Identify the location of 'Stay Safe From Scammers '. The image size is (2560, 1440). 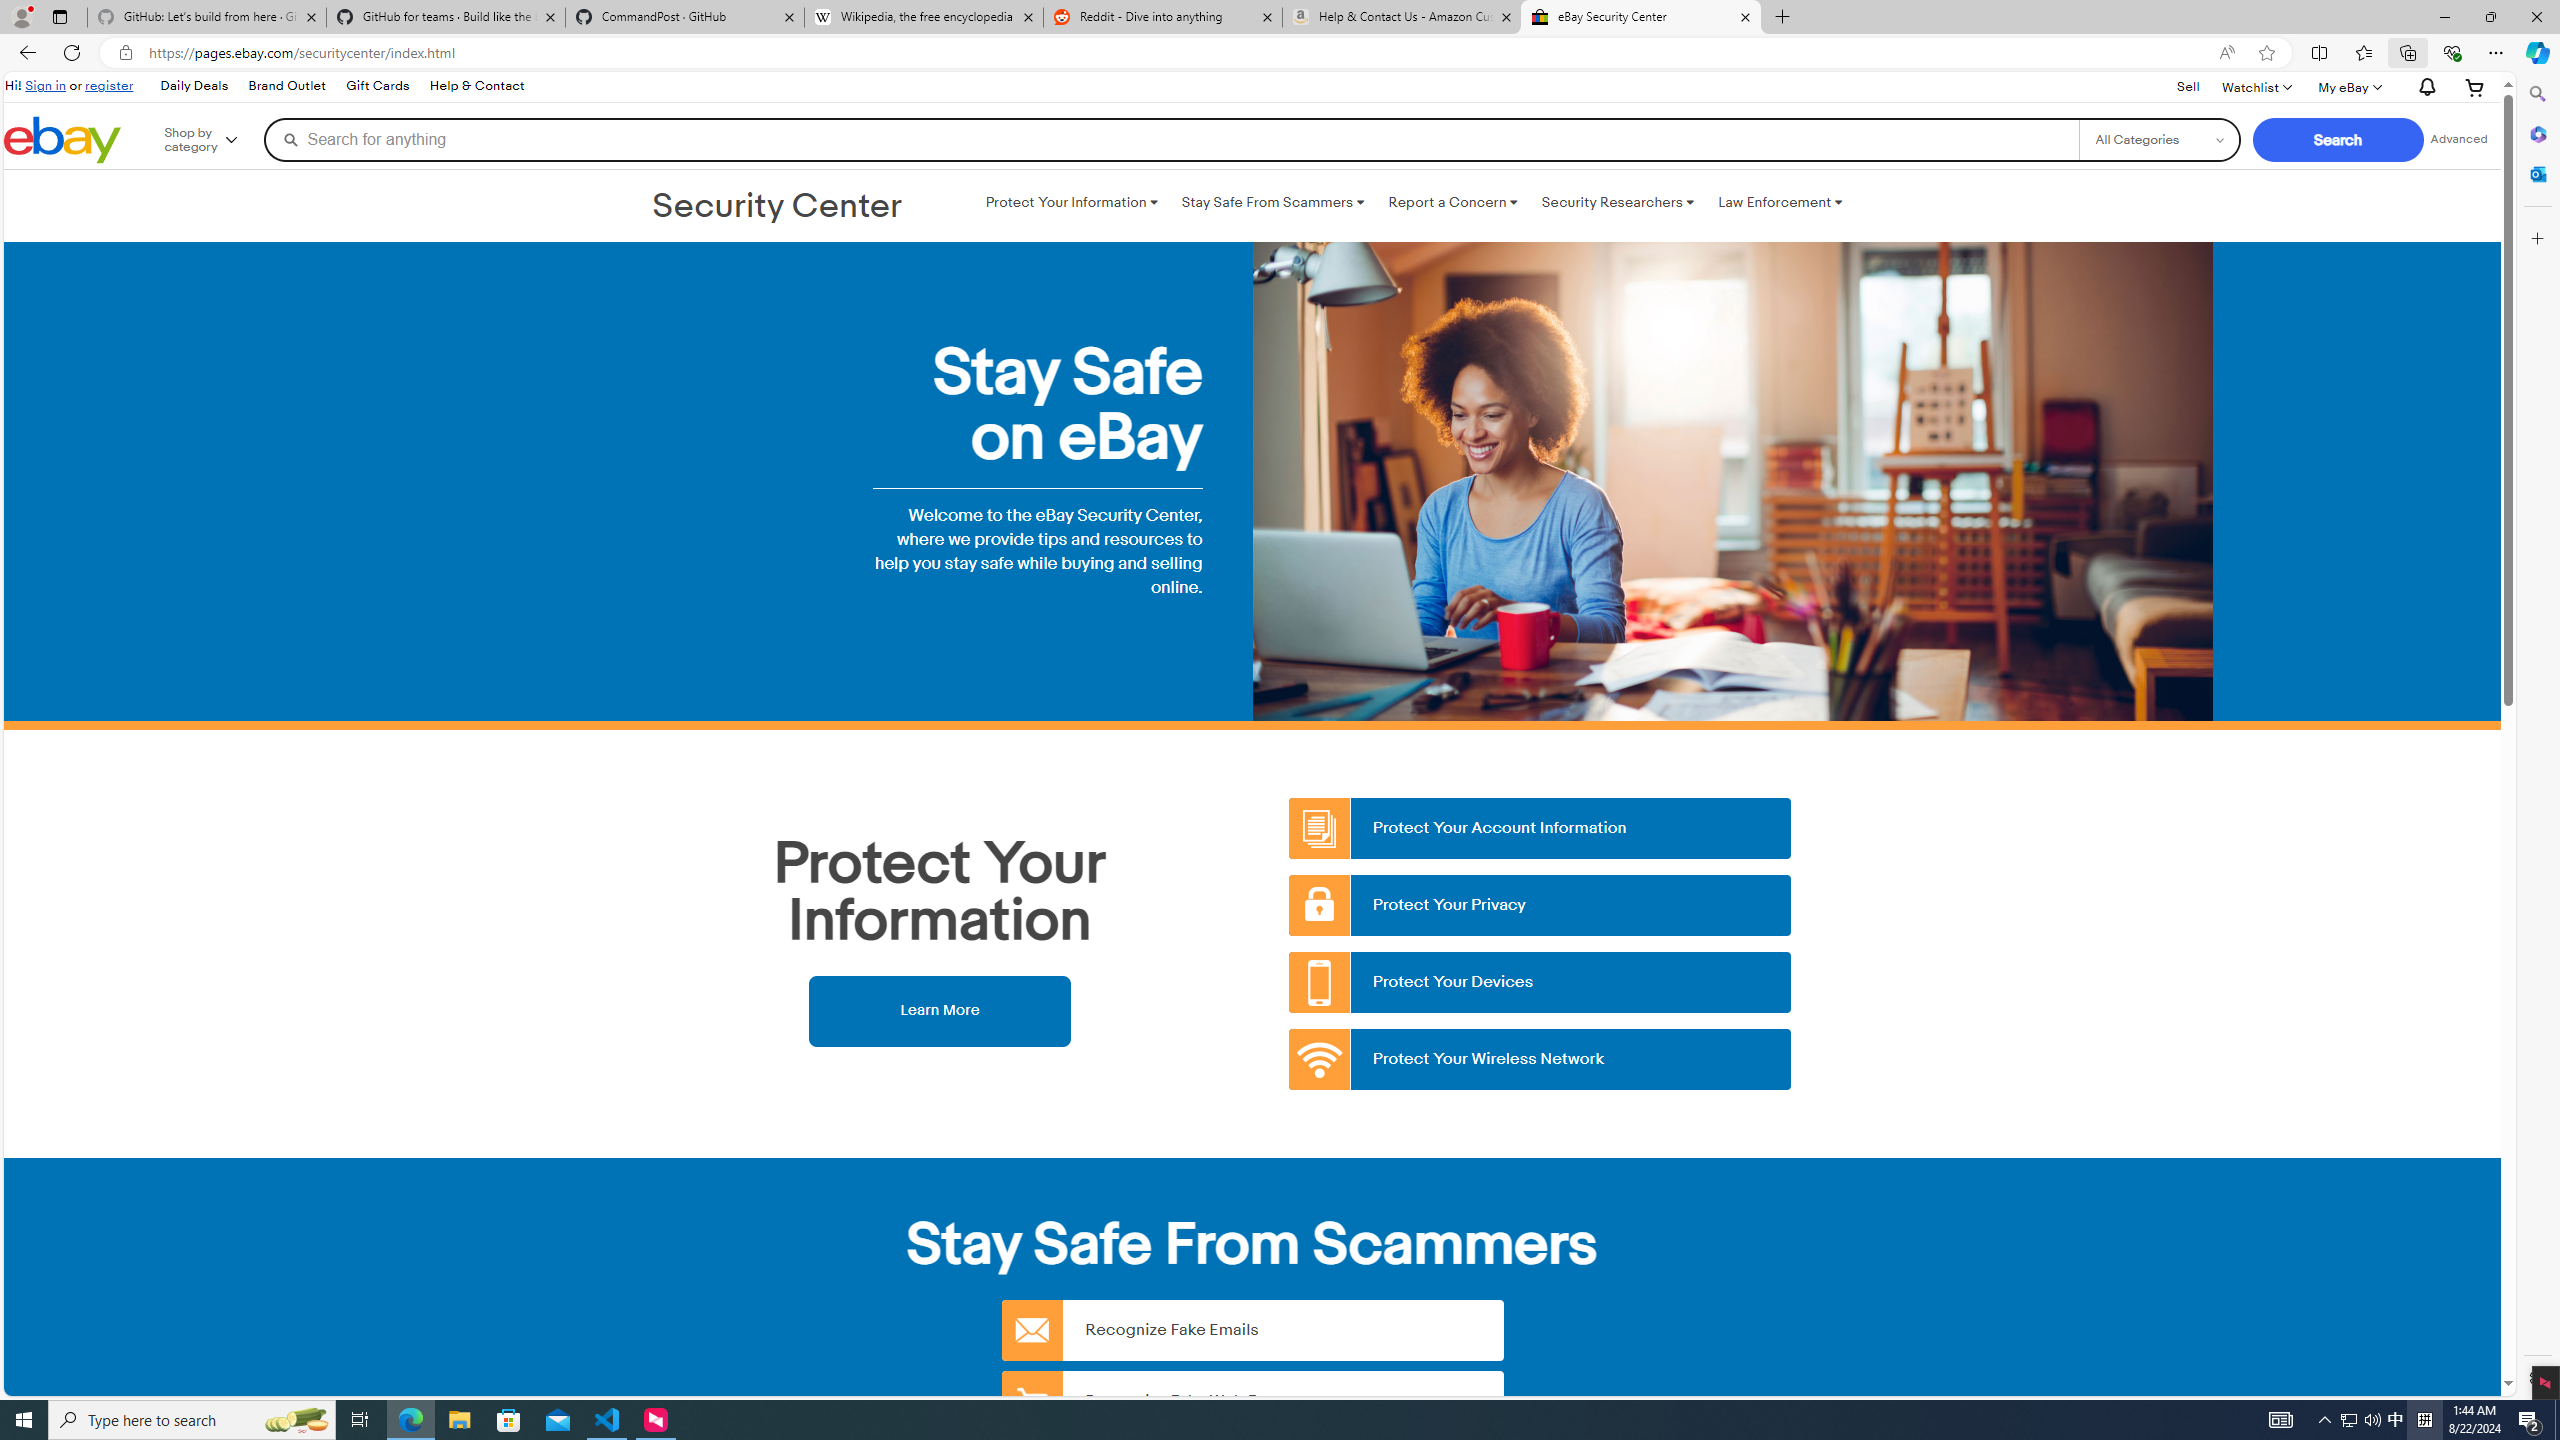
(1271, 202).